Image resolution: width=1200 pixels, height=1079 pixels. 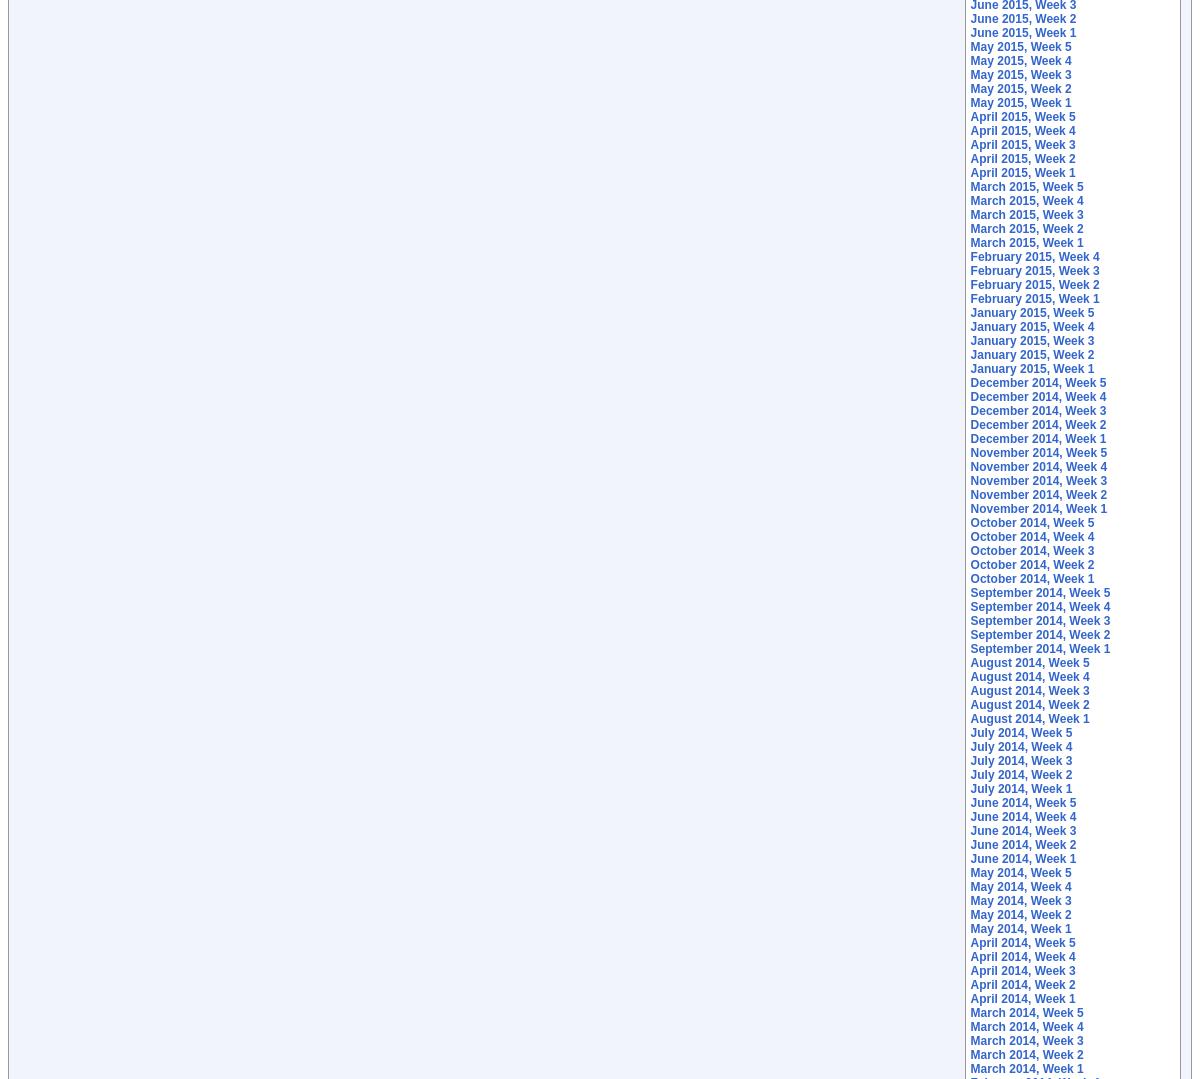 What do you see at coordinates (1032, 550) in the screenshot?
I see `'October 2014, Week 3'` at bounding box center [1032, 550].